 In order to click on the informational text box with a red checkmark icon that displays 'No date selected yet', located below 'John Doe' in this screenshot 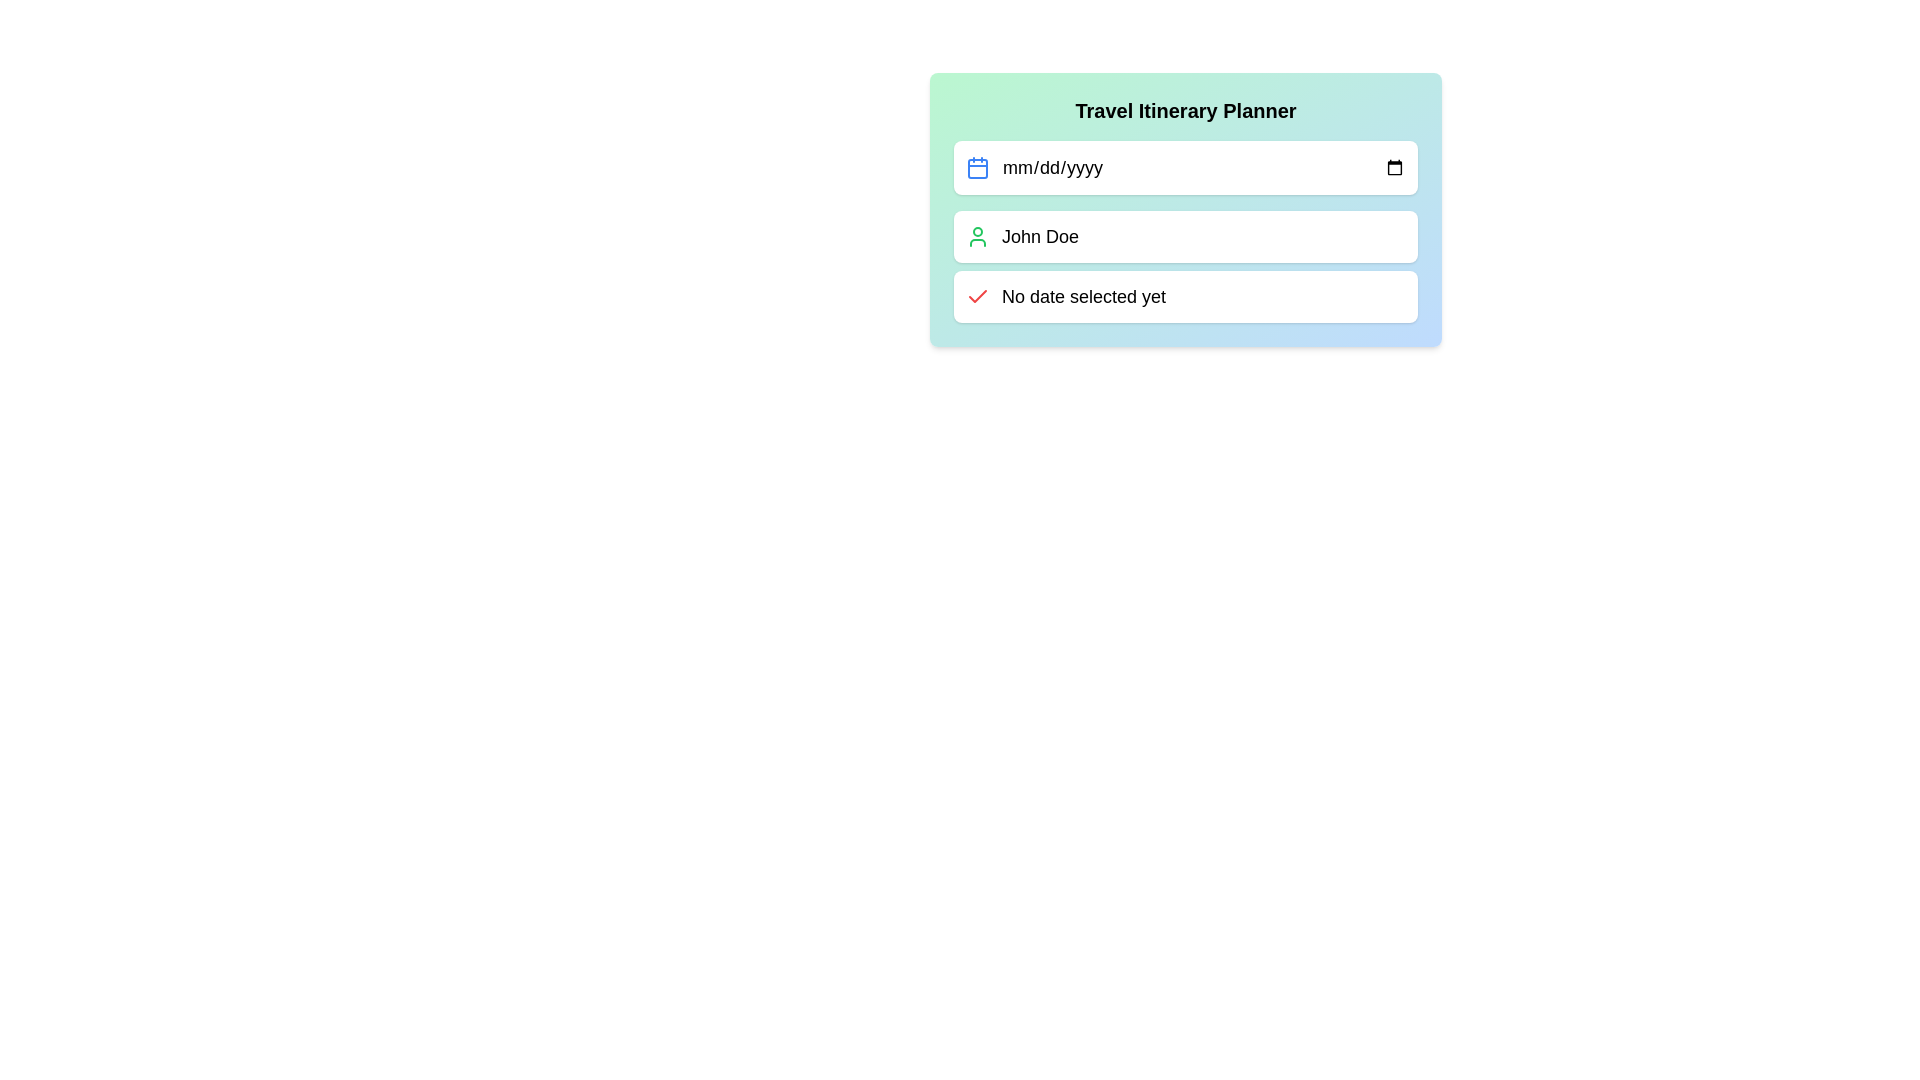, I will do `click(1185, 297)`.